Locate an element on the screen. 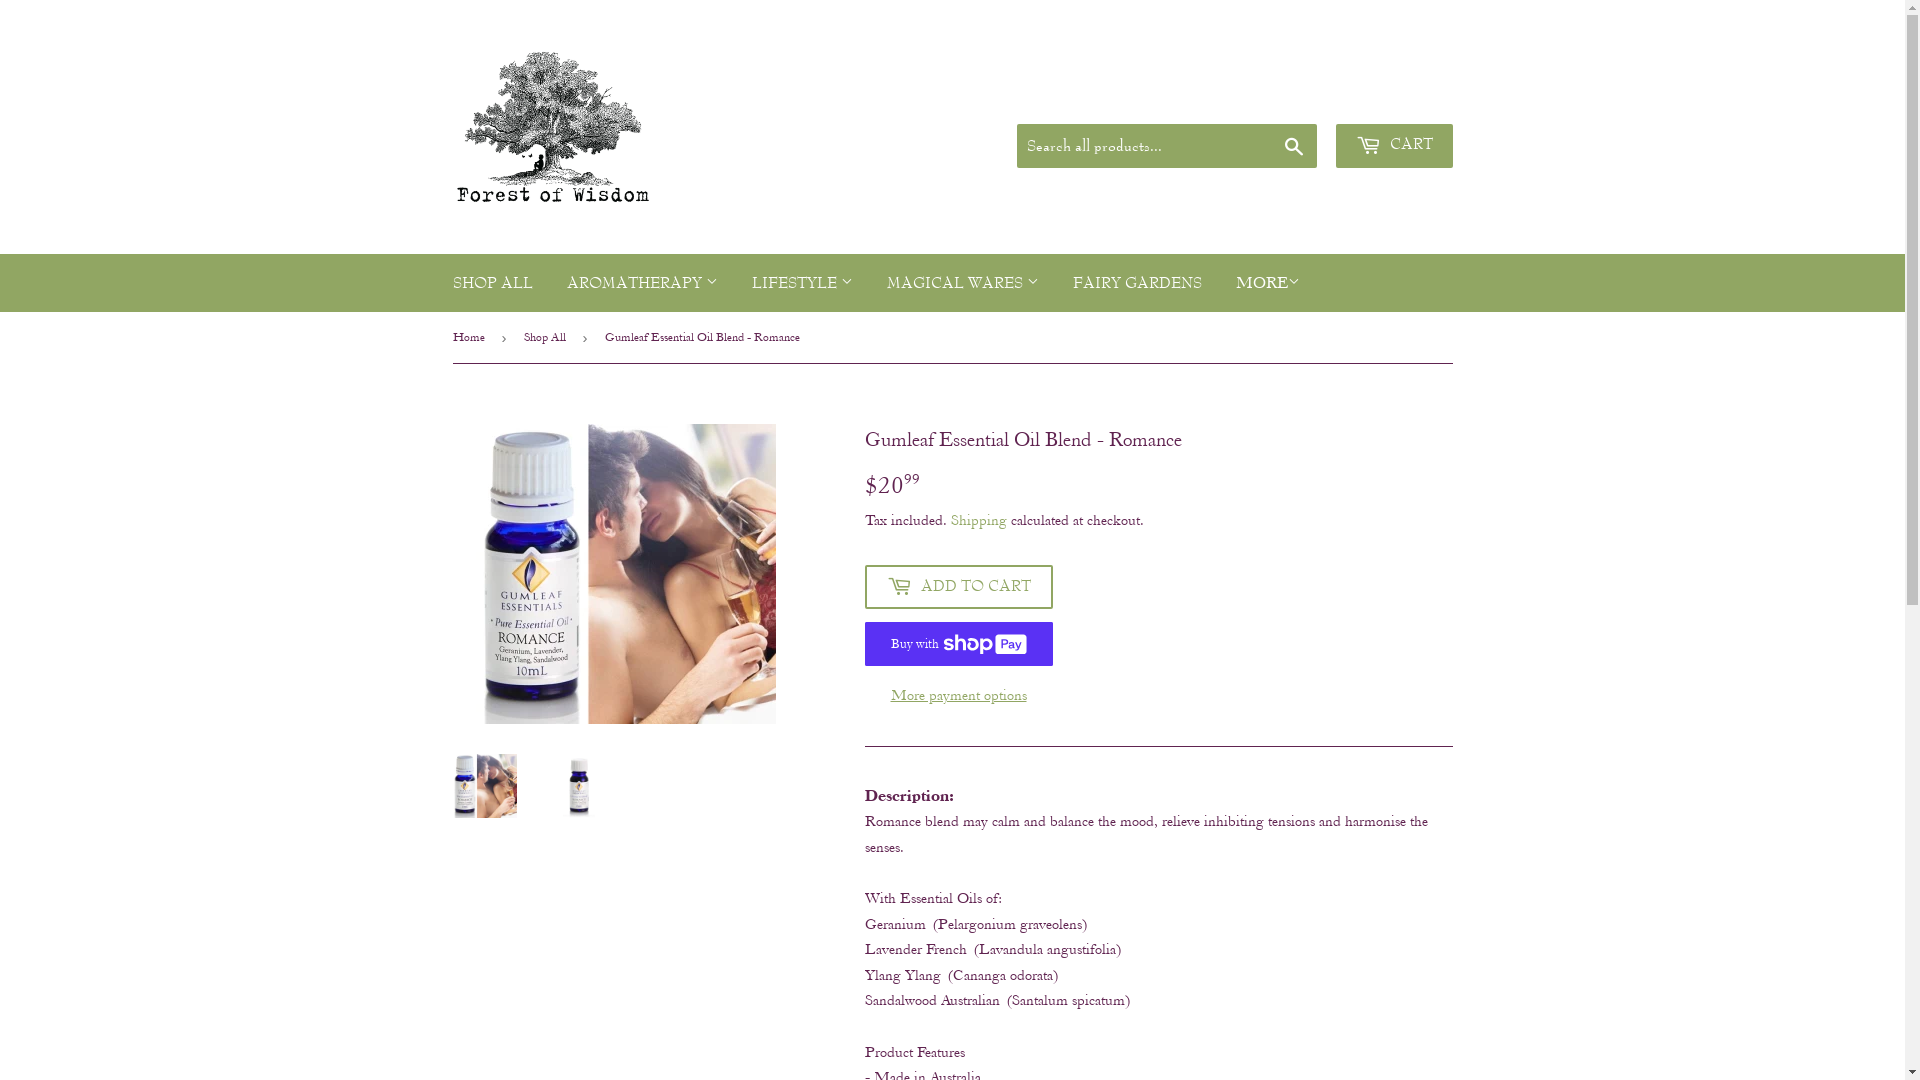 This screenshot has width=1920, height=1080. 'AROMATHERAPY' is located at coordinates (642, 283).